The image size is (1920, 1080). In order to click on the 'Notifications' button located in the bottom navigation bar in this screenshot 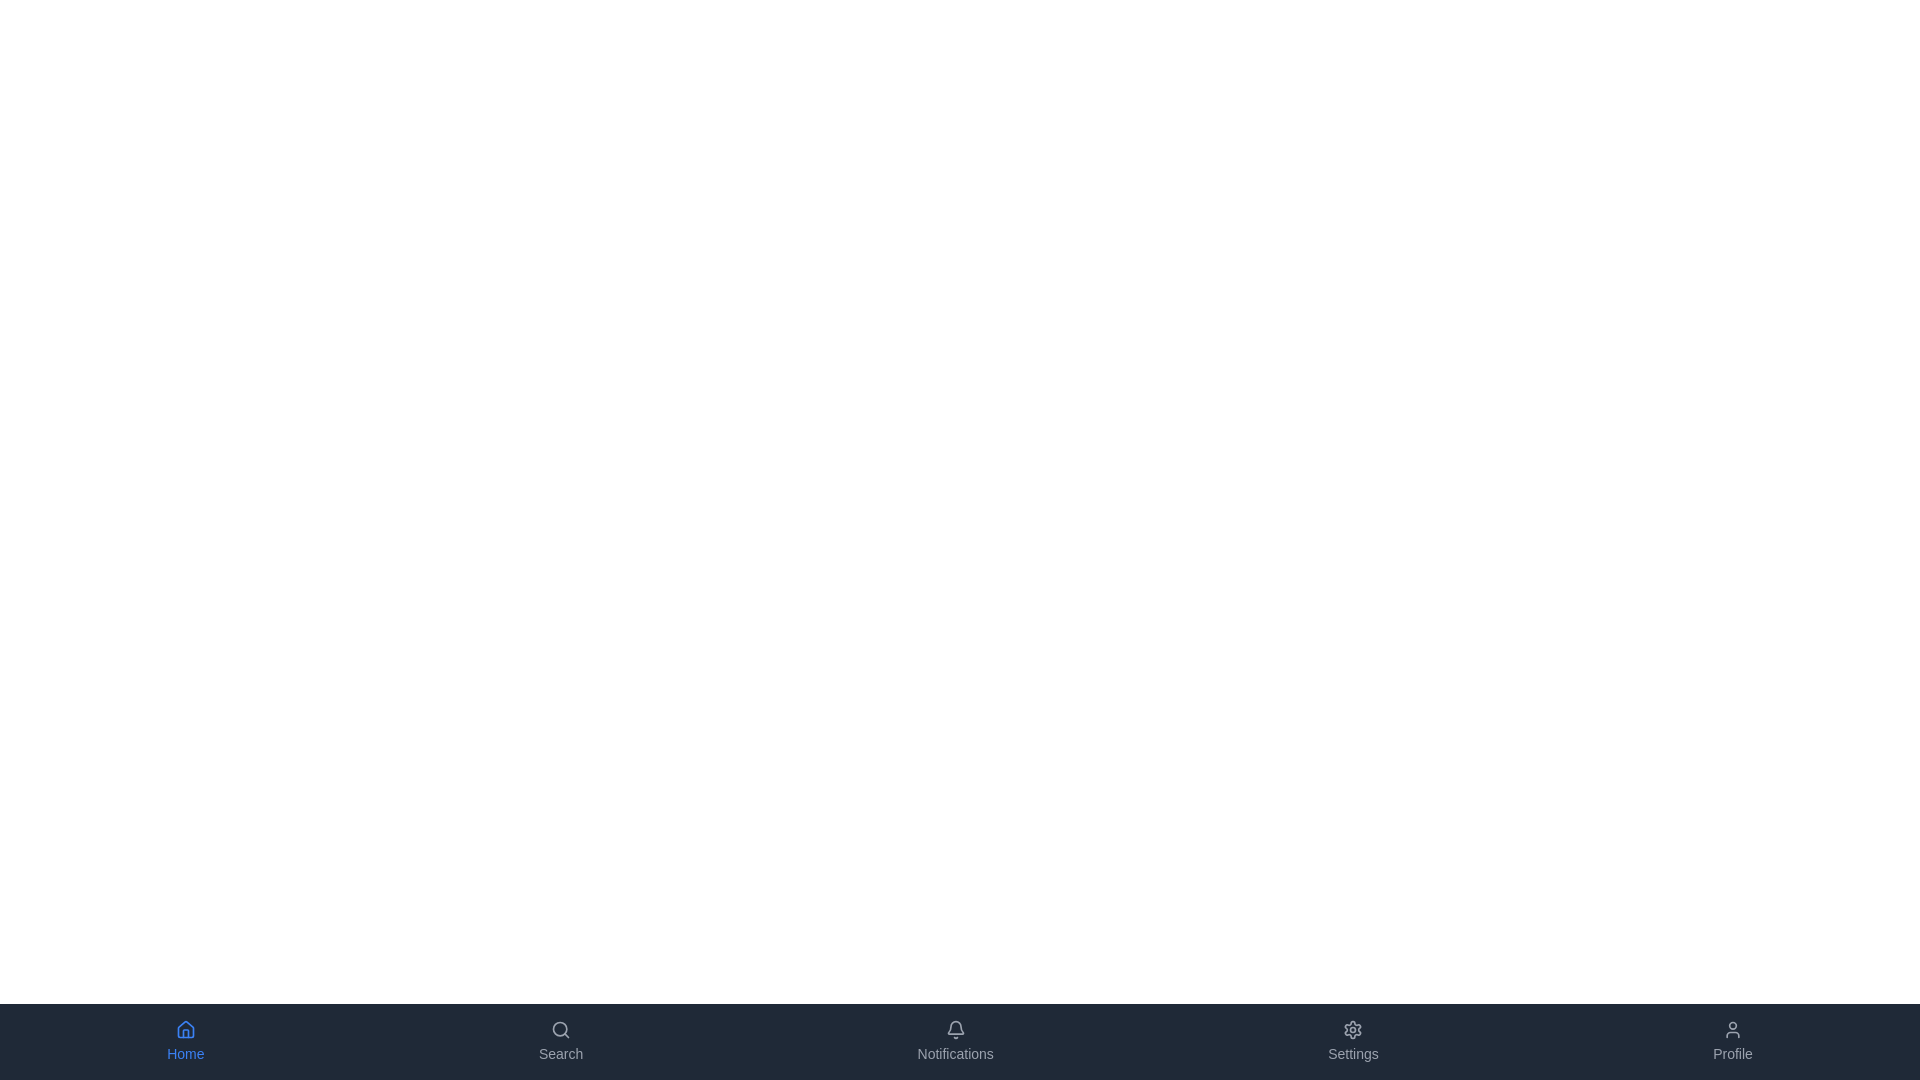, I will do `click(954, 1040)`.